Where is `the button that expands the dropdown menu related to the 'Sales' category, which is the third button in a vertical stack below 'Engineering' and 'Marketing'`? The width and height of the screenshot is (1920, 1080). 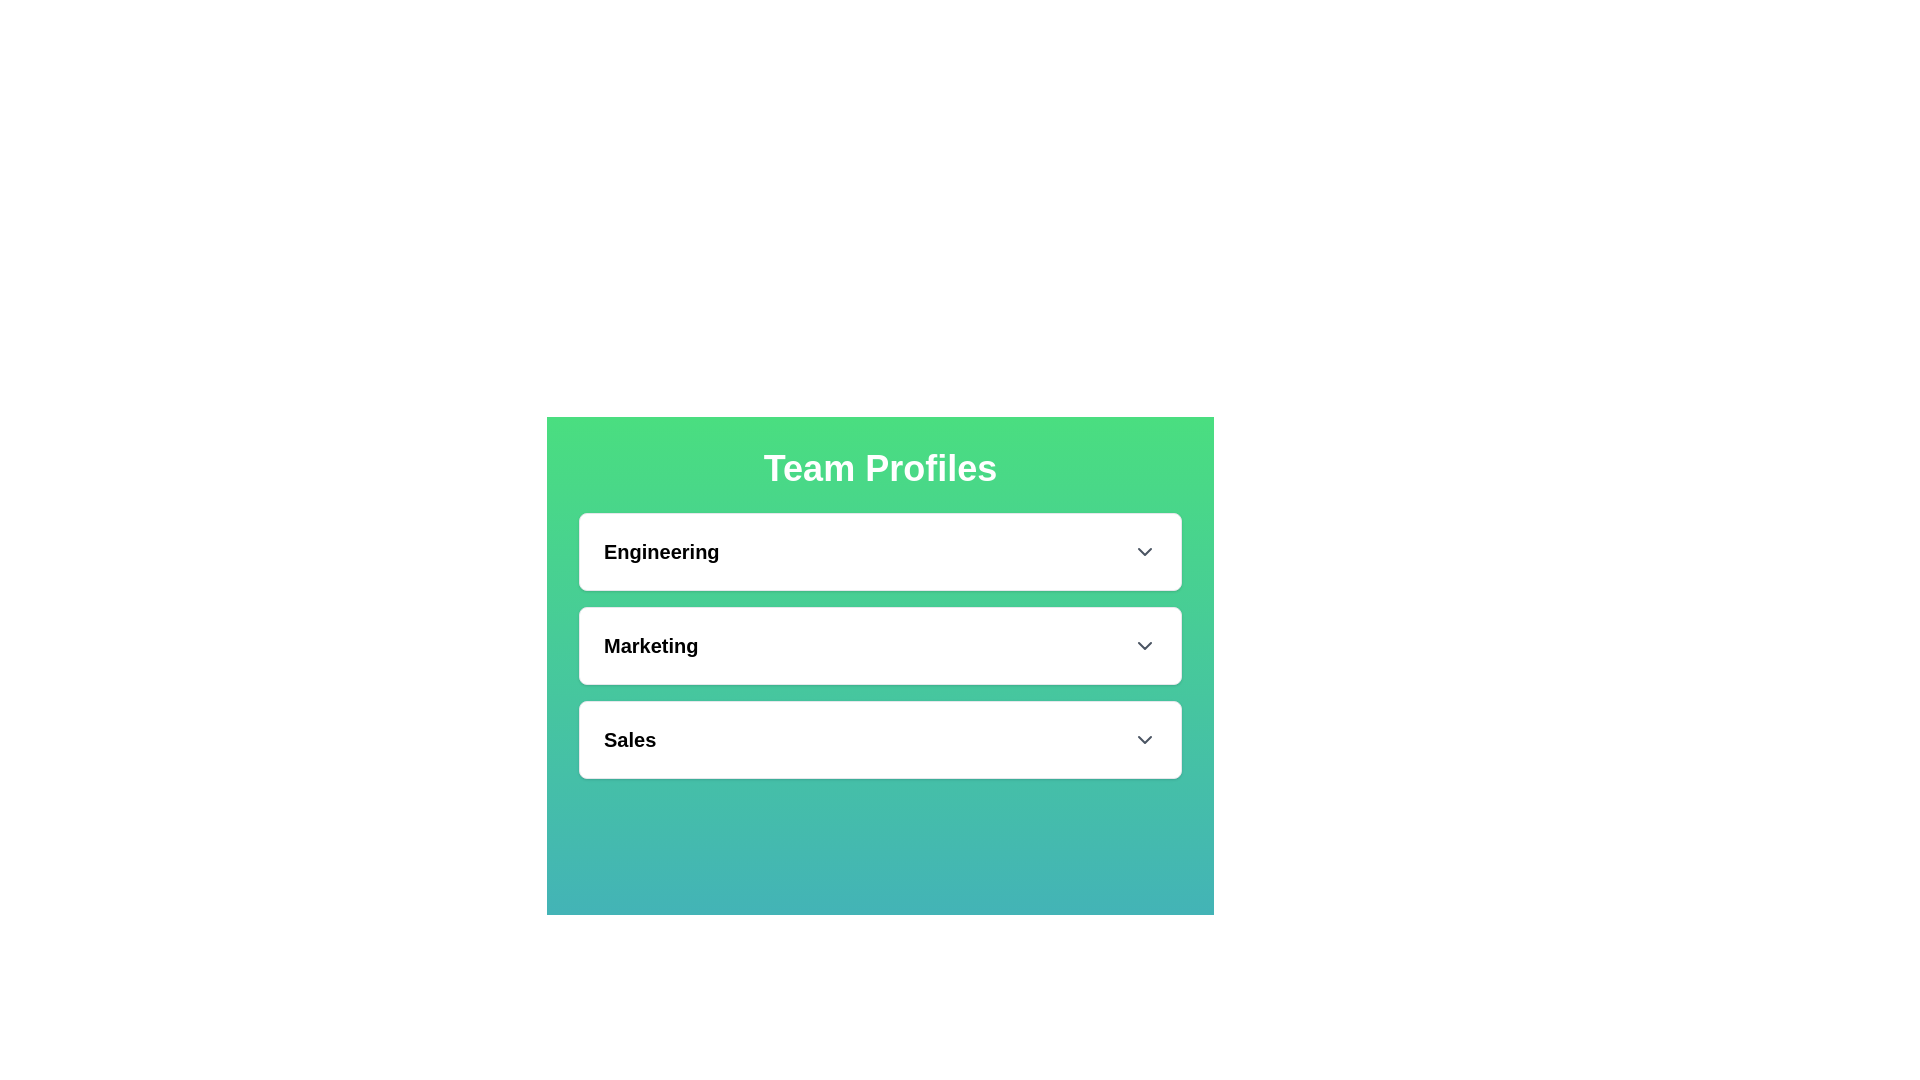 the button that expands the dropdown menu related to the 'Sales' category, which is the third button in a vertical stack below 'Engineering' and 'Marketing' is located at coordinates (880, 740).